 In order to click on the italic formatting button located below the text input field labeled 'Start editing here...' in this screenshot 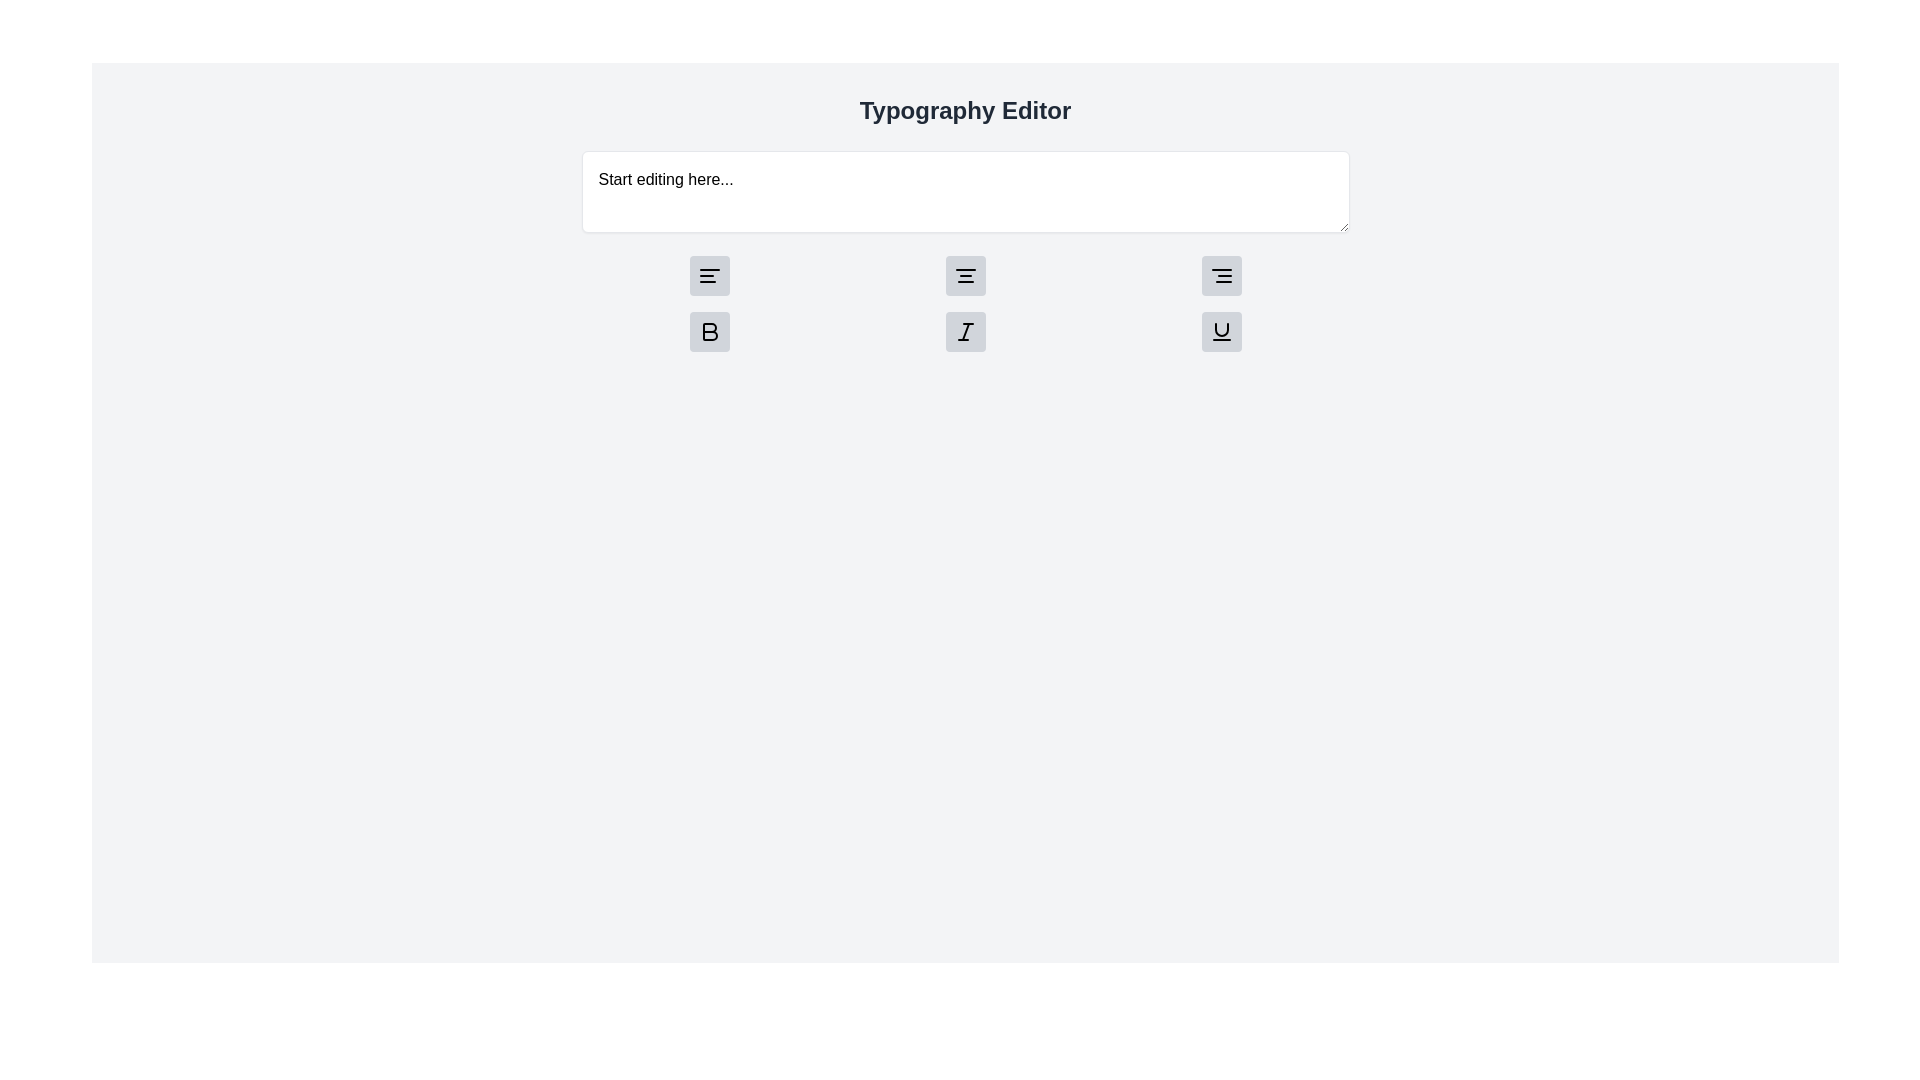, I will do `click(965, 330)`.